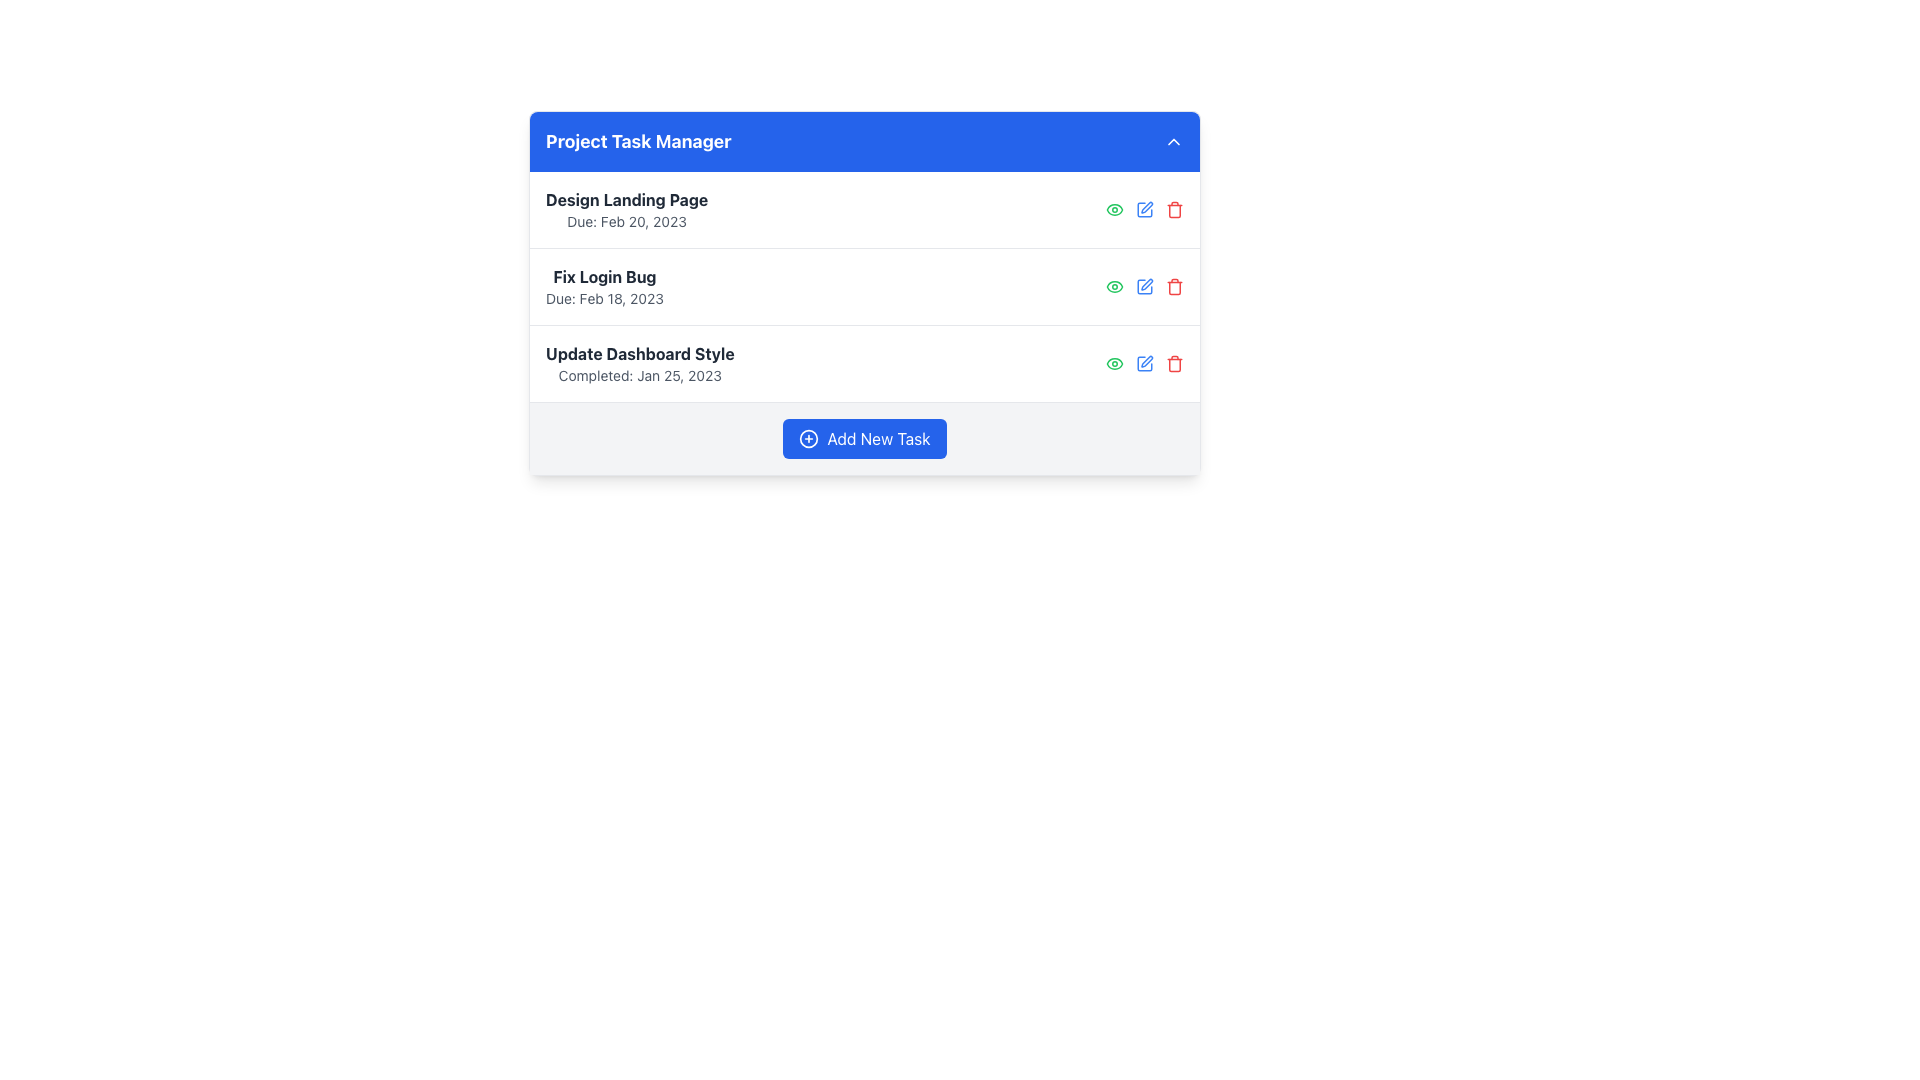  What do you see at coordinates (1145, 209) in the screenshot?
I see `the Icon Button used for editing details of the task titled 'Design Landing Page'` at bounding box center [1145, 209].